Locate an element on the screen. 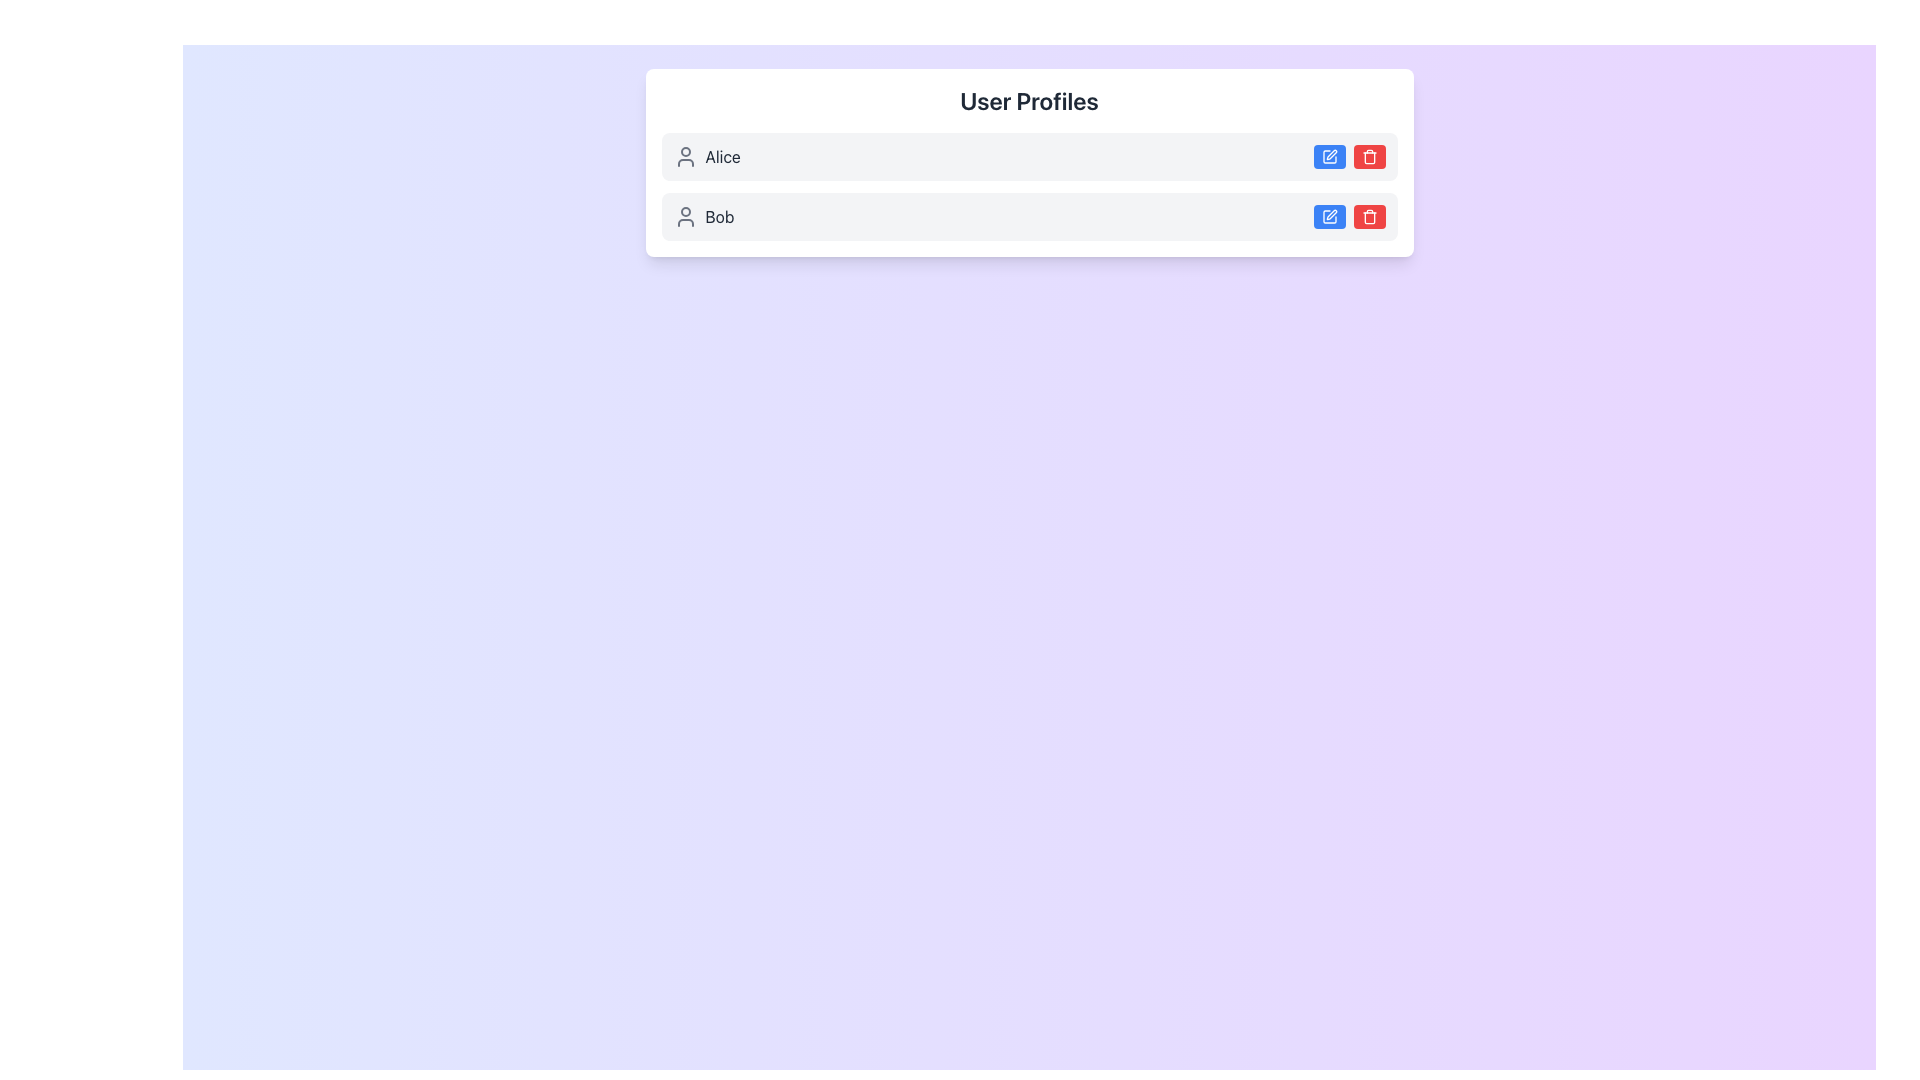 The image size is (1920, 1080). the trashcan icon located in the red action button on the right side of the row associated with user profile 'Bob' to initiate a delete action is located at coordinates (1368, 156).